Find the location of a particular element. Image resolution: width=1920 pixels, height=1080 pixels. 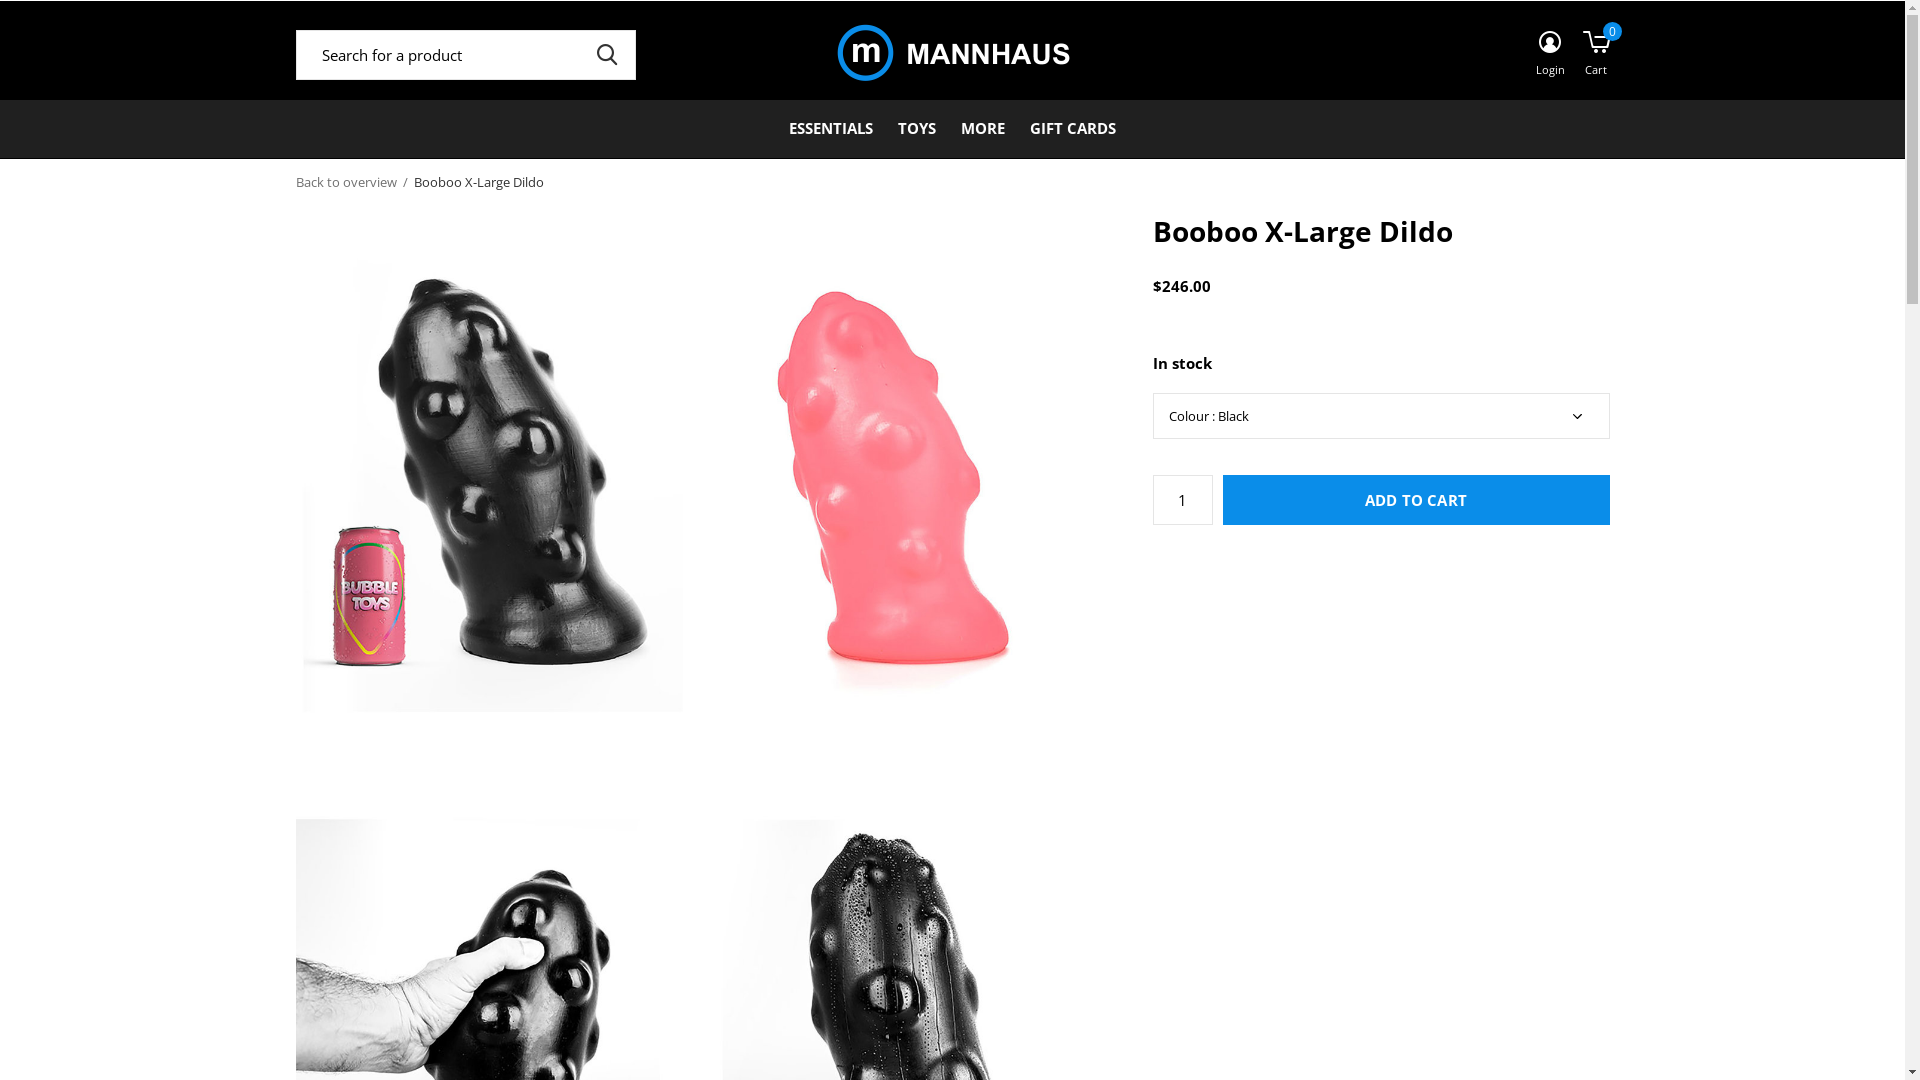

'ADD TO CART' is located at coordinates (1414, 499).